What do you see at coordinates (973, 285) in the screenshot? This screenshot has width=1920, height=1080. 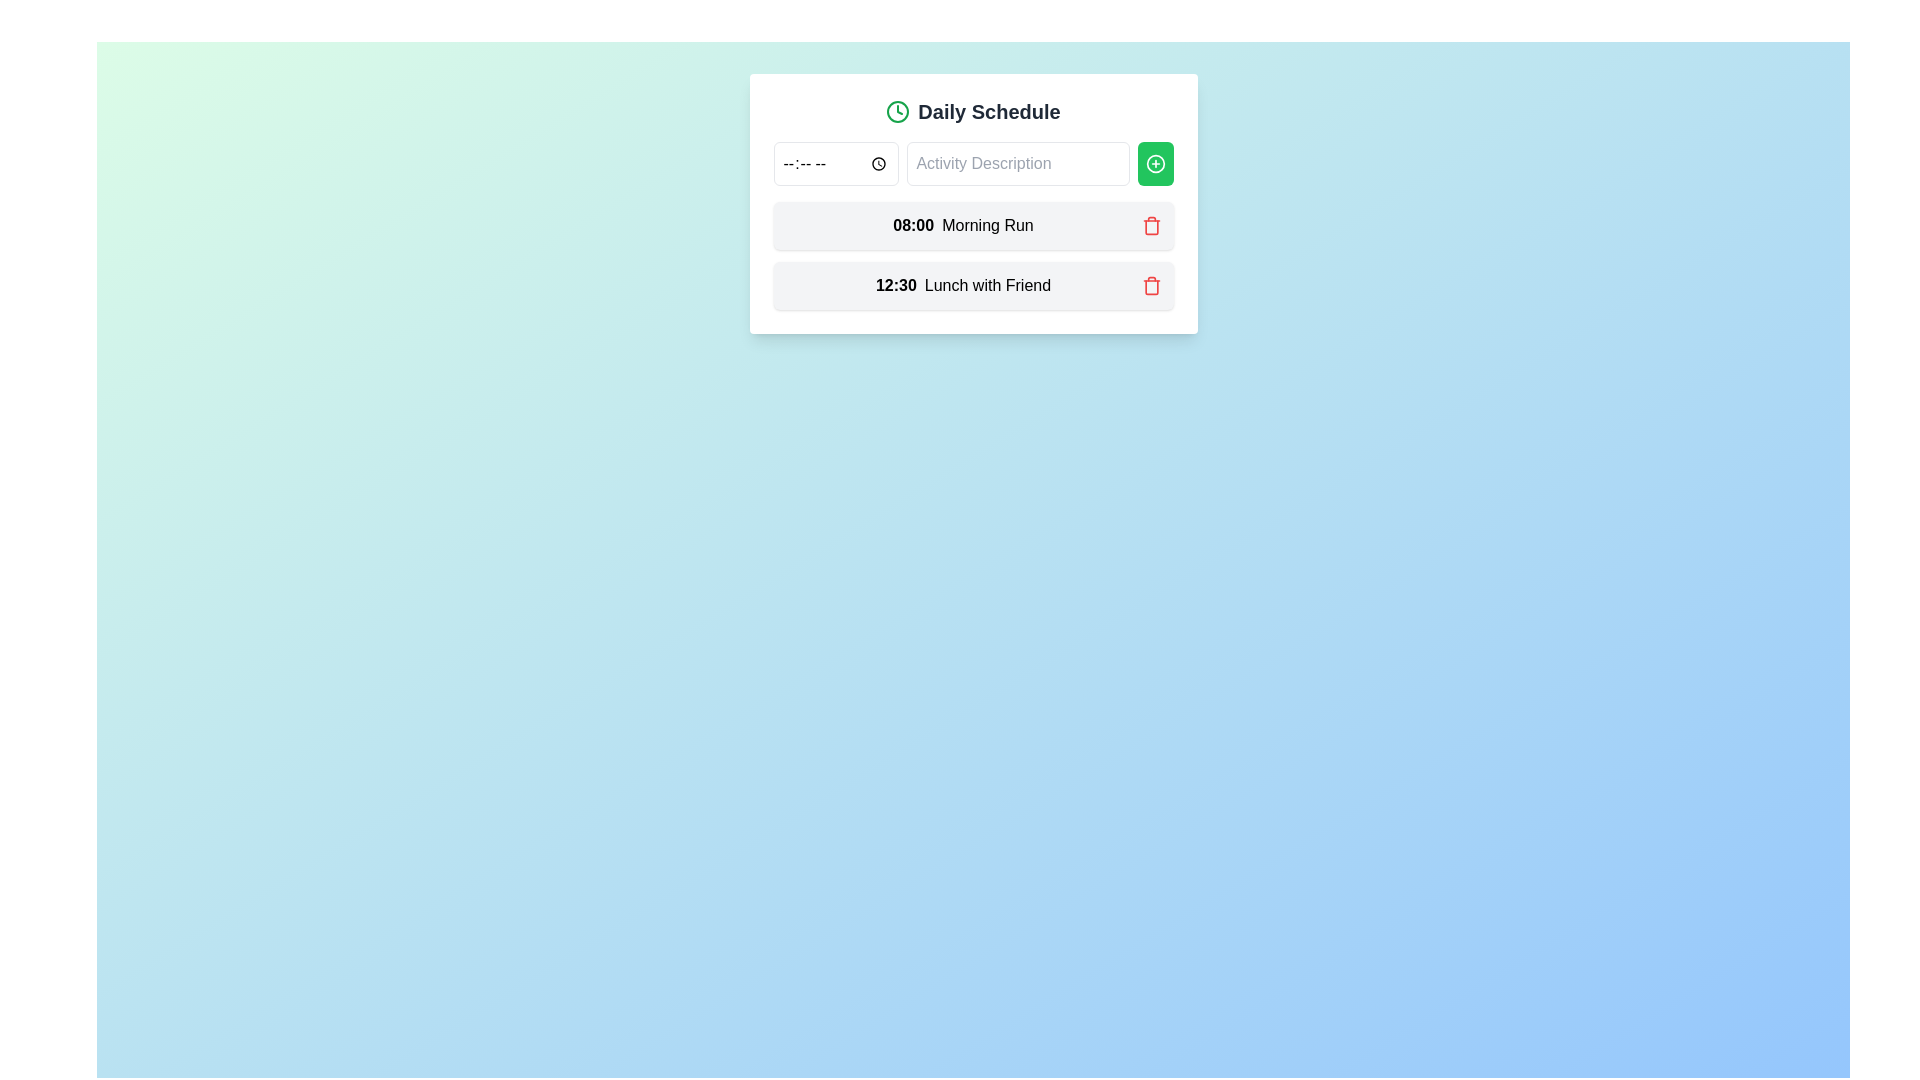 I see `the List item containing the time '12:30' and the text 'Lunch with Friend'` at bounding box center [973, 285].